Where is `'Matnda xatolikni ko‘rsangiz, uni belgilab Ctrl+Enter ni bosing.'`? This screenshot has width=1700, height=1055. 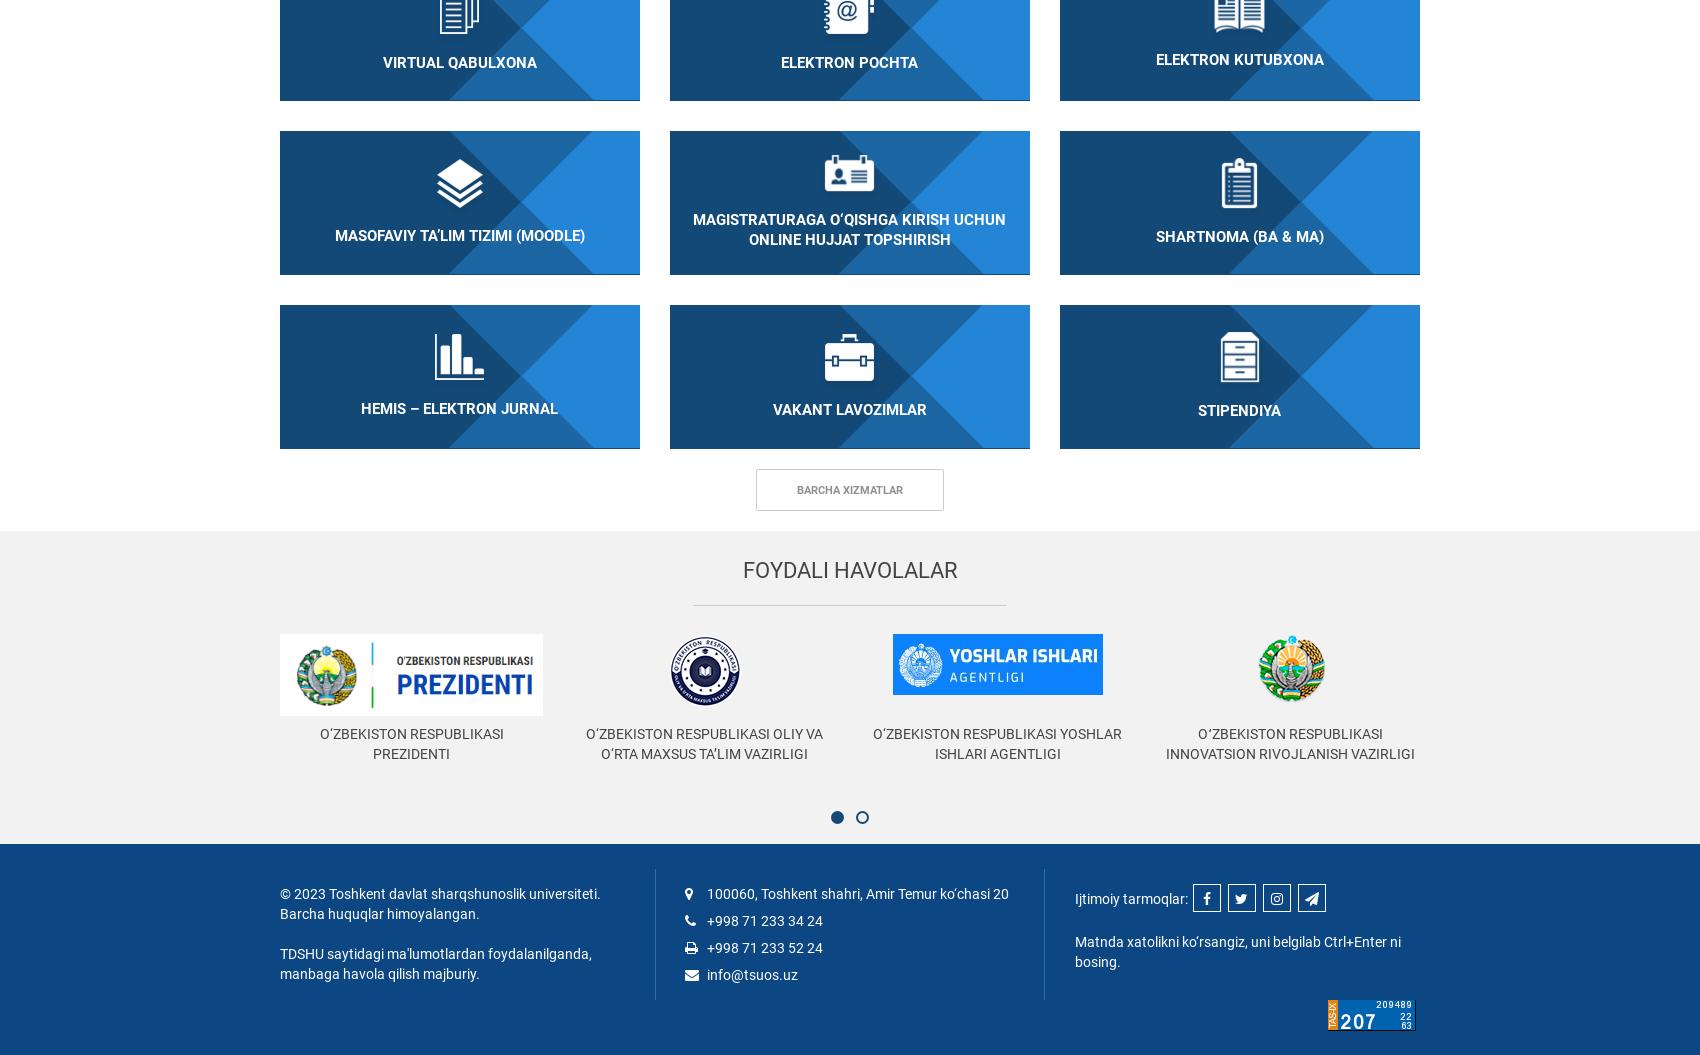
'Matnda xatolikni ko‘rsangiz, uni belgilab Ctrl+Enter ni bosing.' is located at coordinates (1235, 950).